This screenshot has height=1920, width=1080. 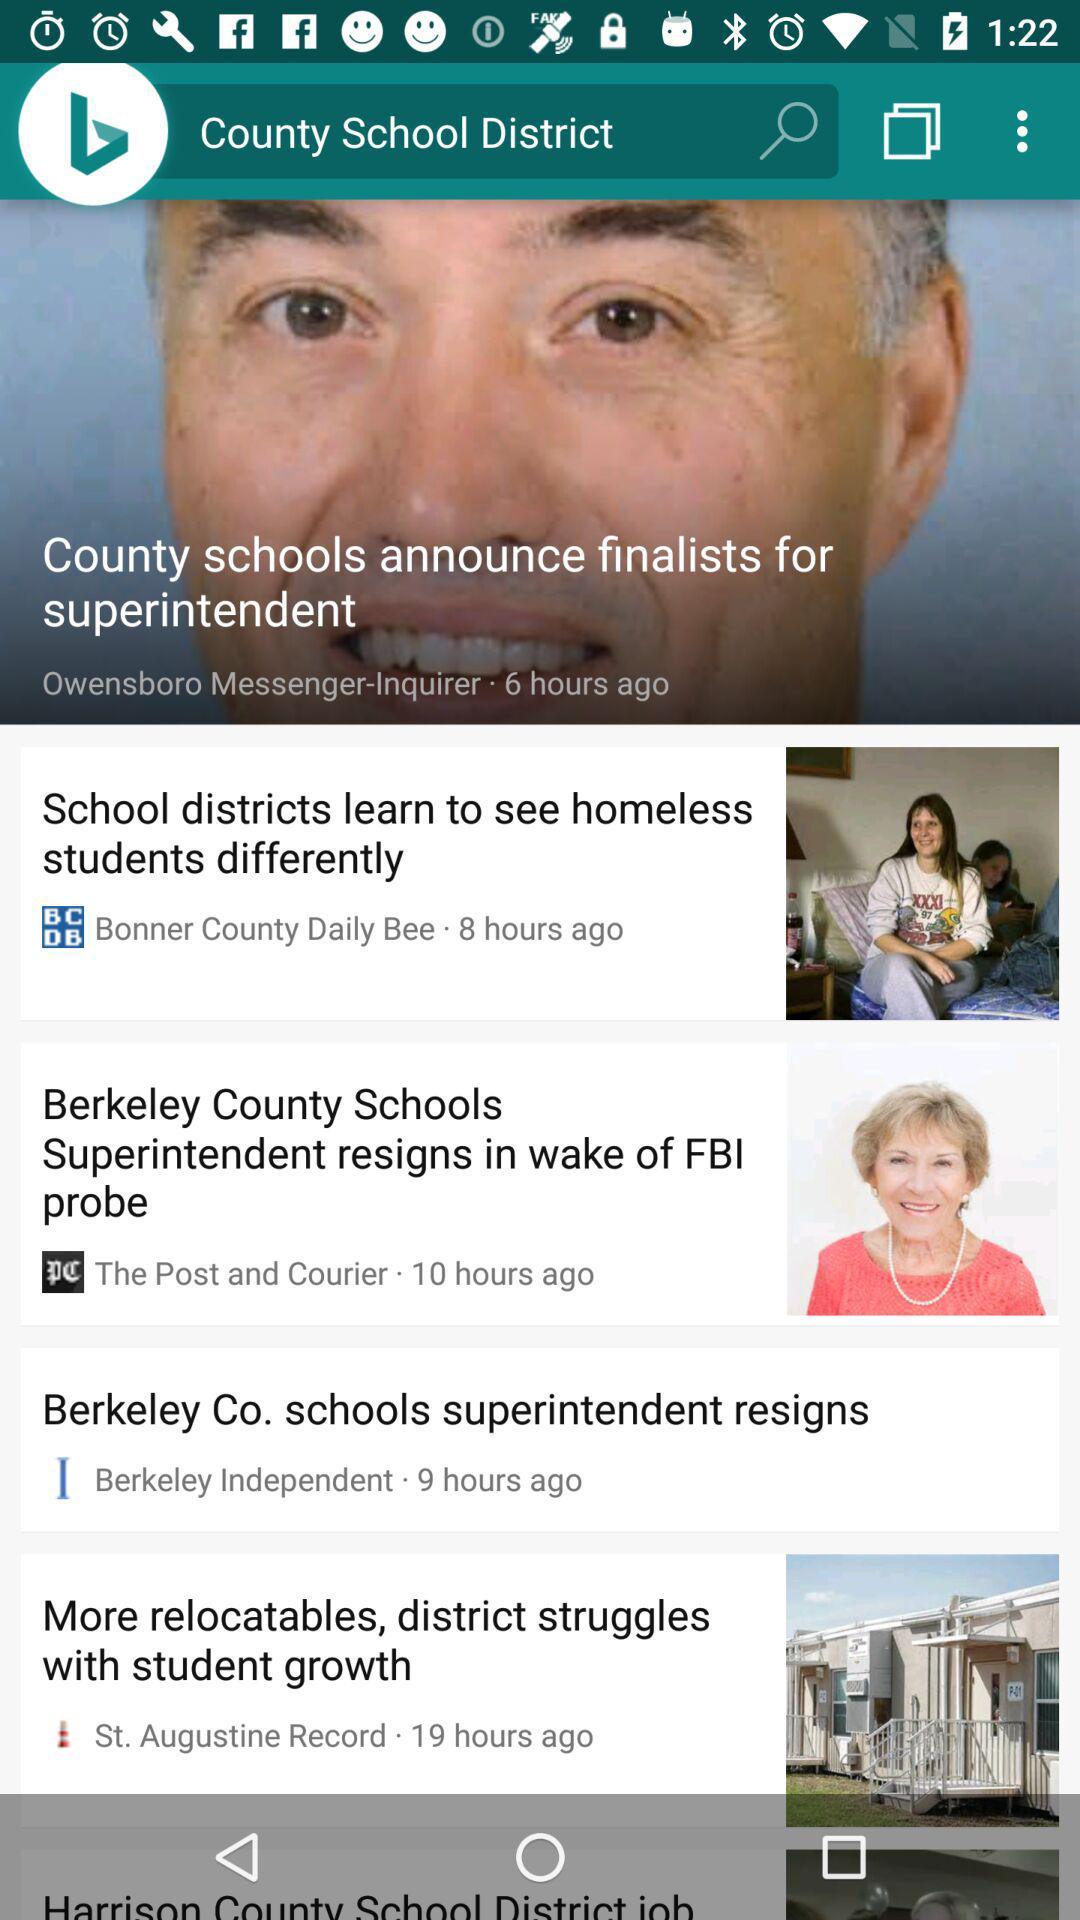 I want to click on the copy icon, so click(x=911, y=130).